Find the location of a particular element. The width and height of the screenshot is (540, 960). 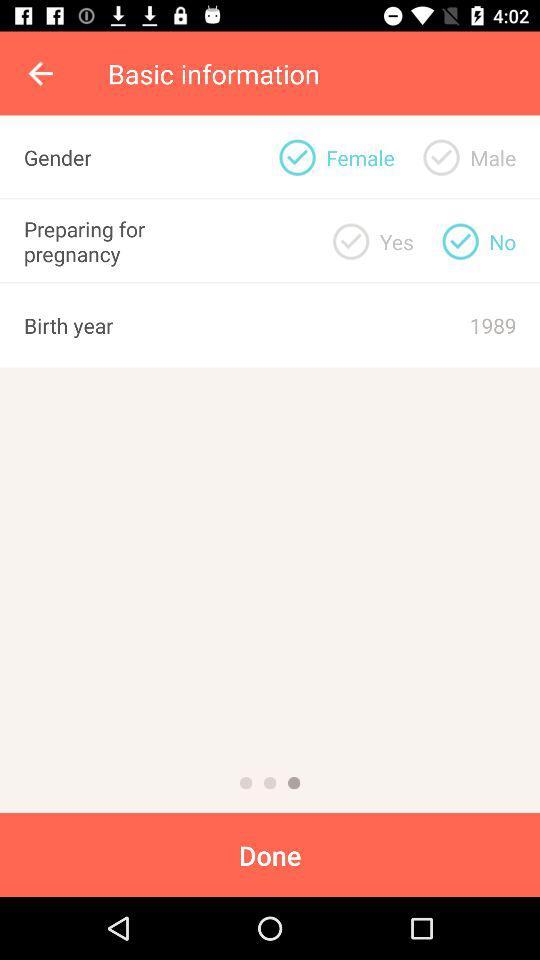

the check icon is located at coordinates (296, 156).